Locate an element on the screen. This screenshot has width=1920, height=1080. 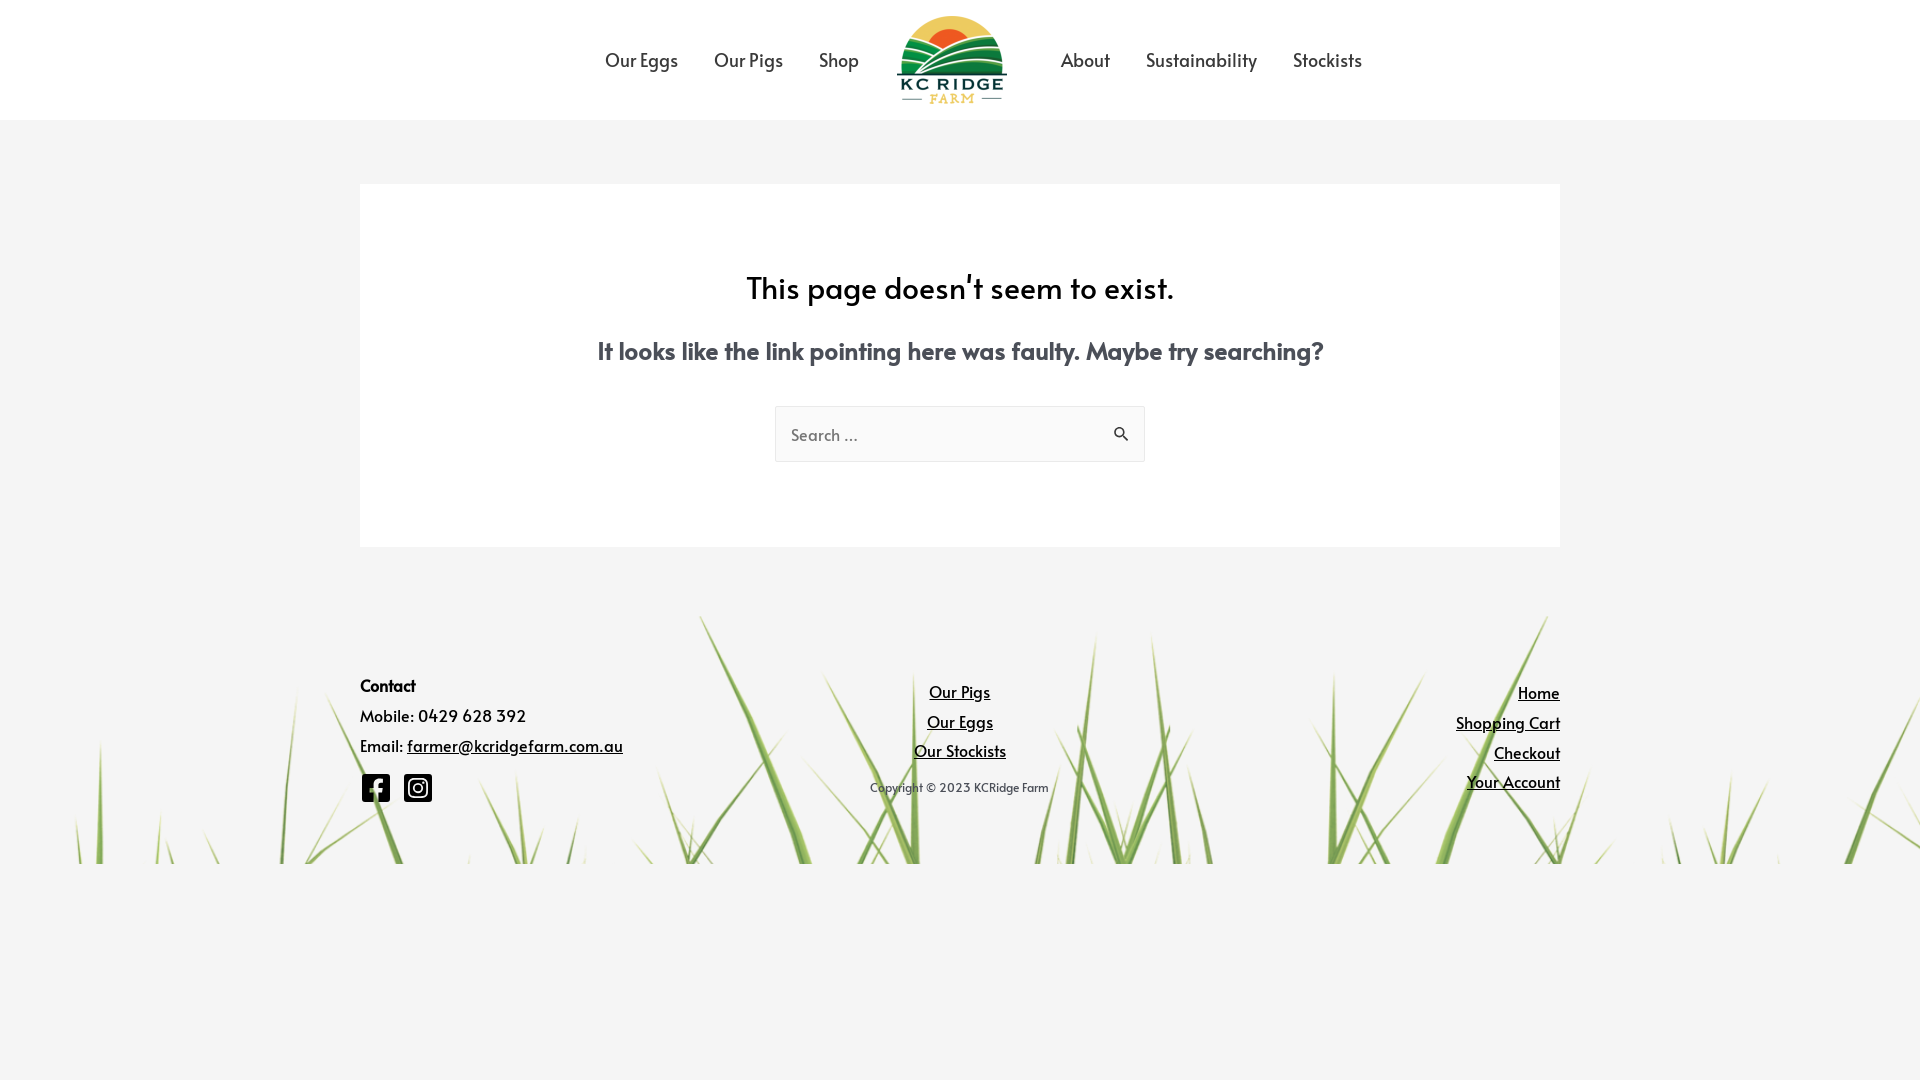
'Home' is located at coordinates (1517, 690).